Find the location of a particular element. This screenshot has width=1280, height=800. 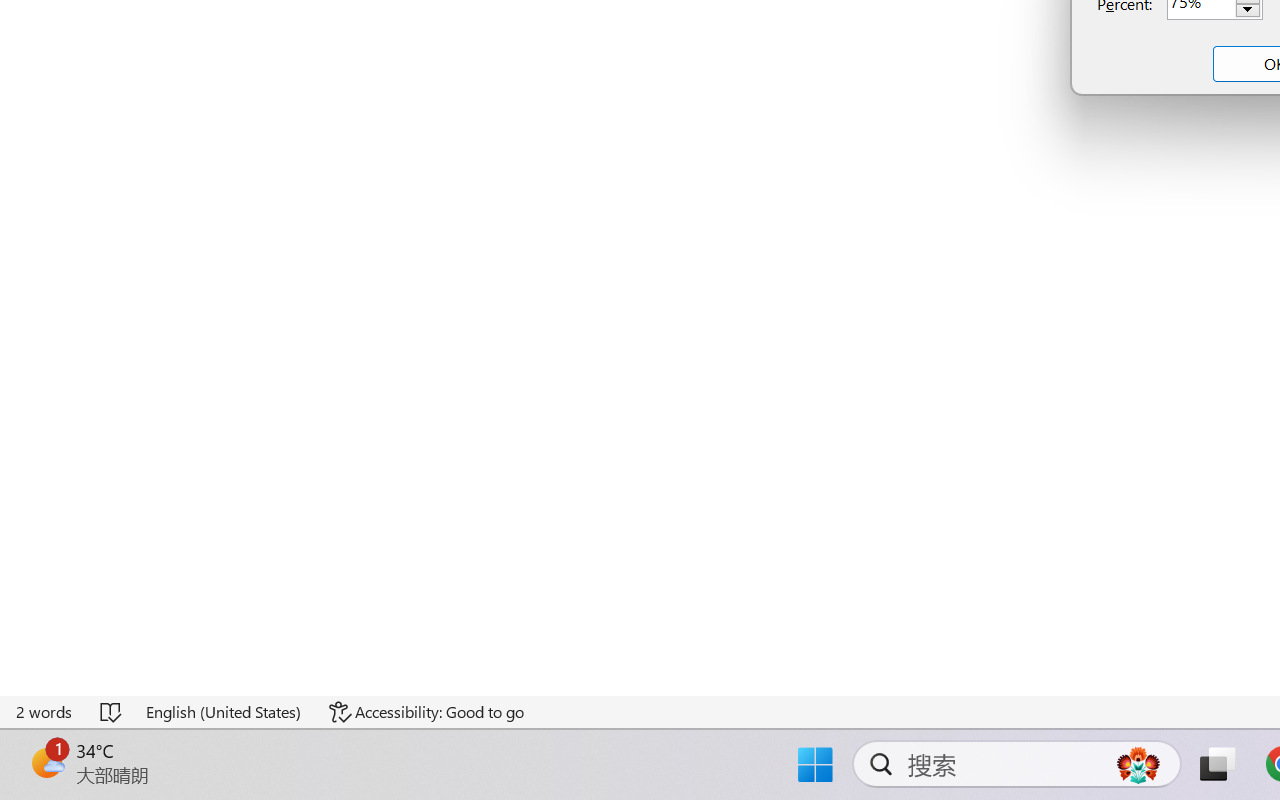

'AutomationID: BadgeAnchorLargeTicker' is located at coordinates (46, 762).